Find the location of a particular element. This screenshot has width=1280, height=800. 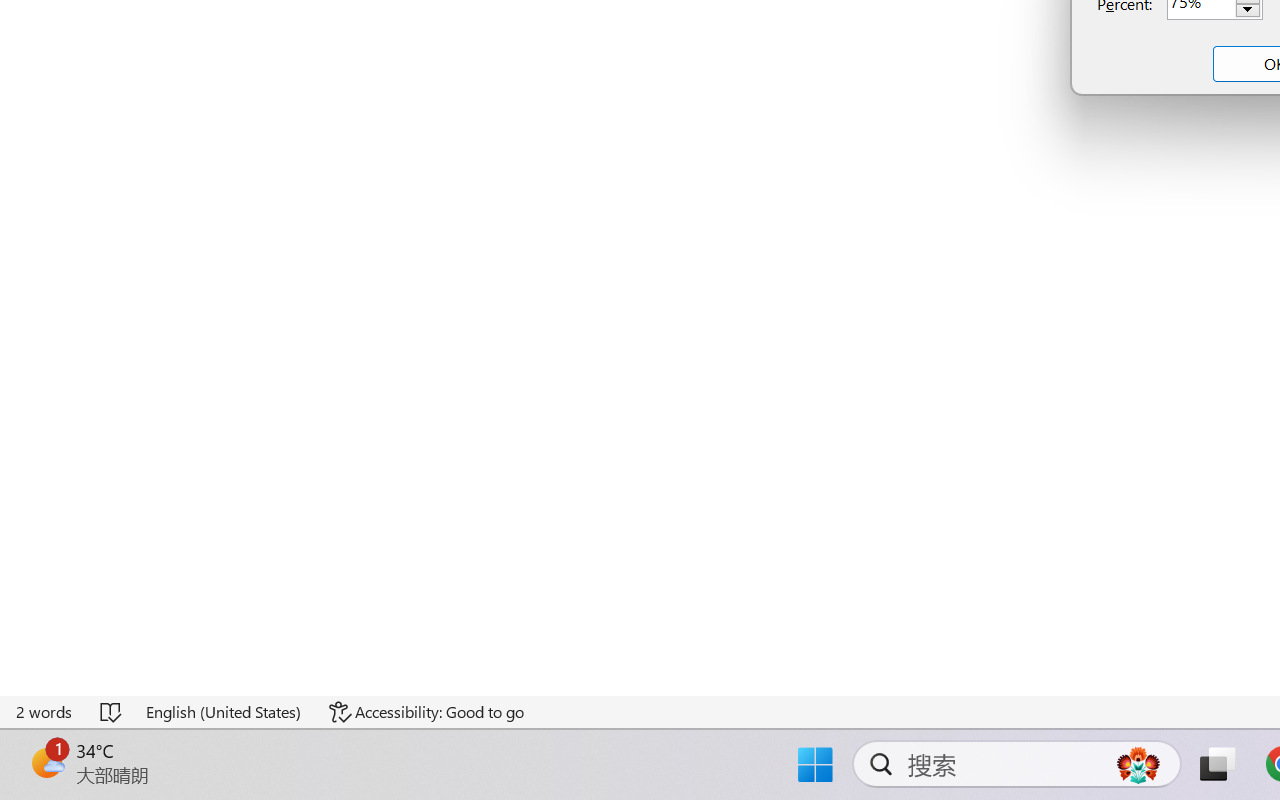

'AutomationID: BadgeAnchorLargeTicker' is located at coordinates (46, 762).